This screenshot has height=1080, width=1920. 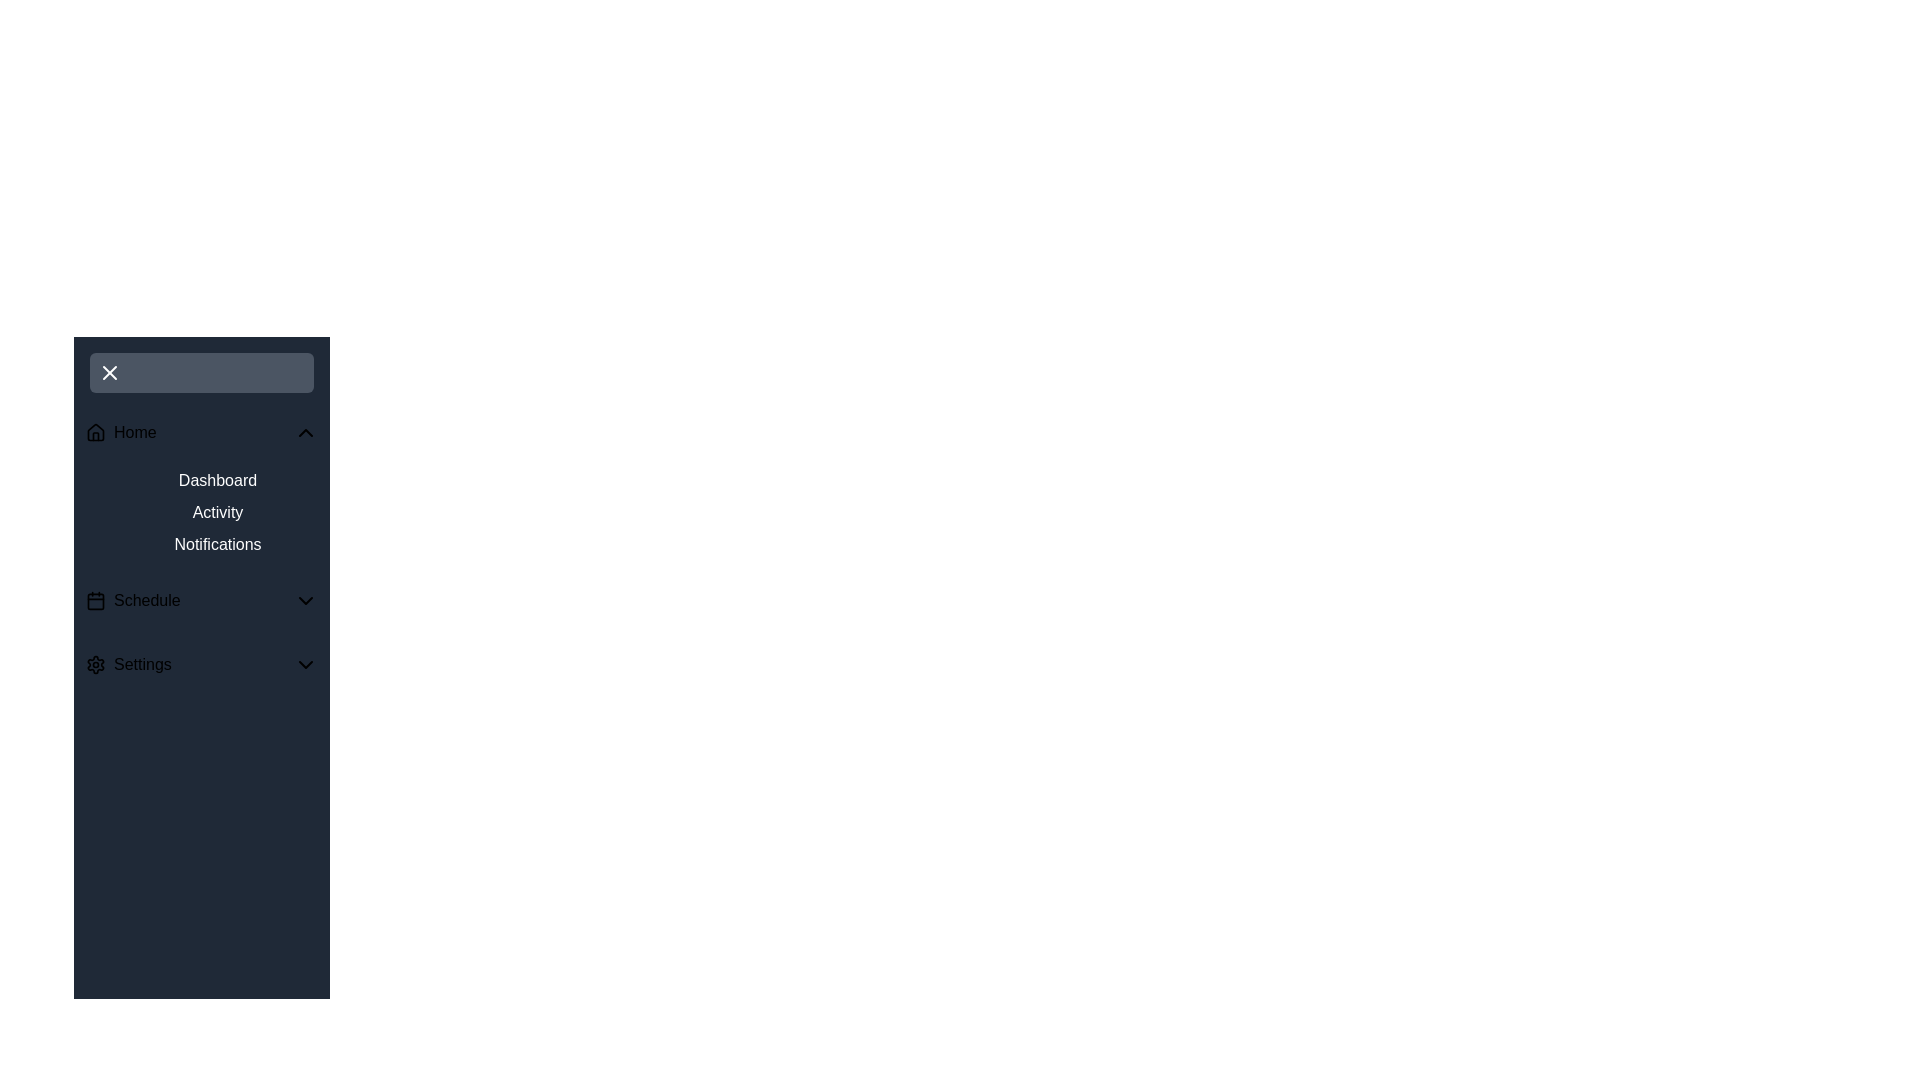 I want to click on the second menu item in the vertical navigation menu, so click(x=201, y=600).